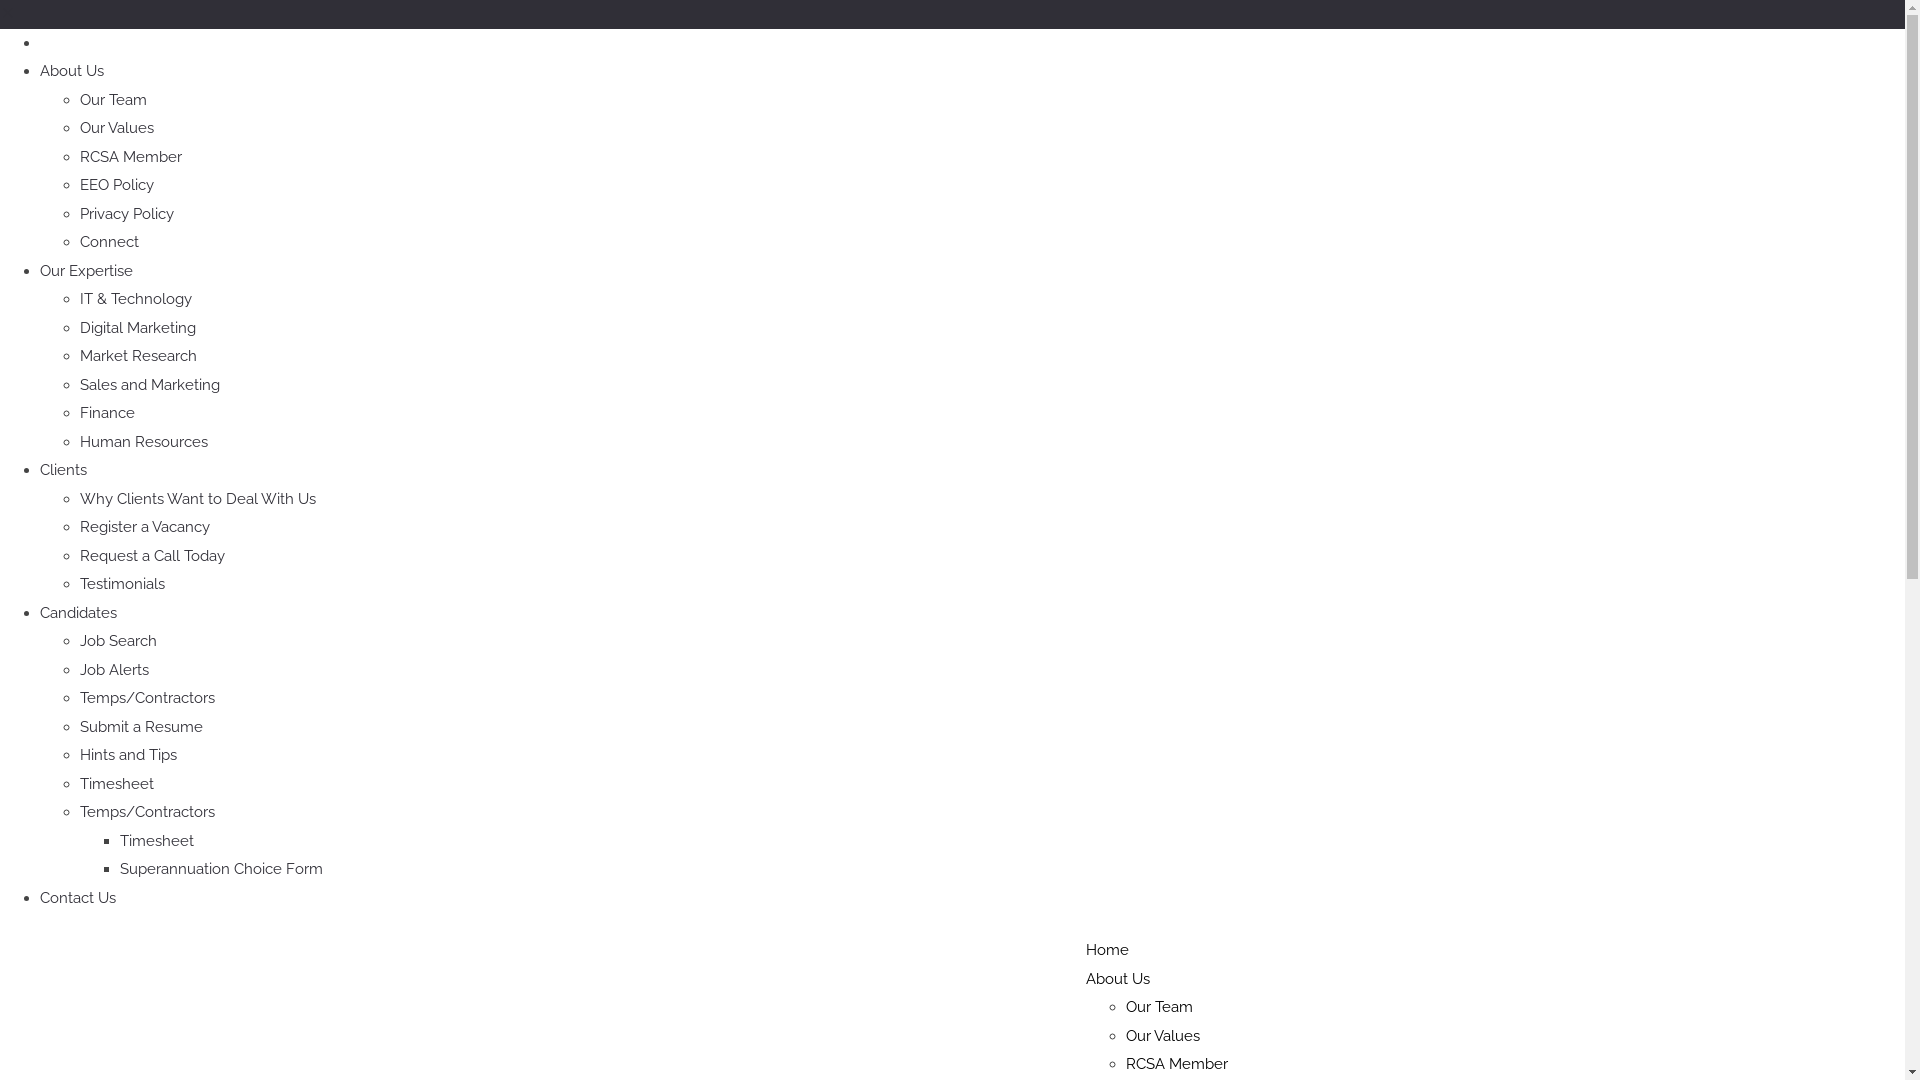  Describe the element at coordinates (85, 270) in the screenshot. I see `'Our Expertise'` at that location.